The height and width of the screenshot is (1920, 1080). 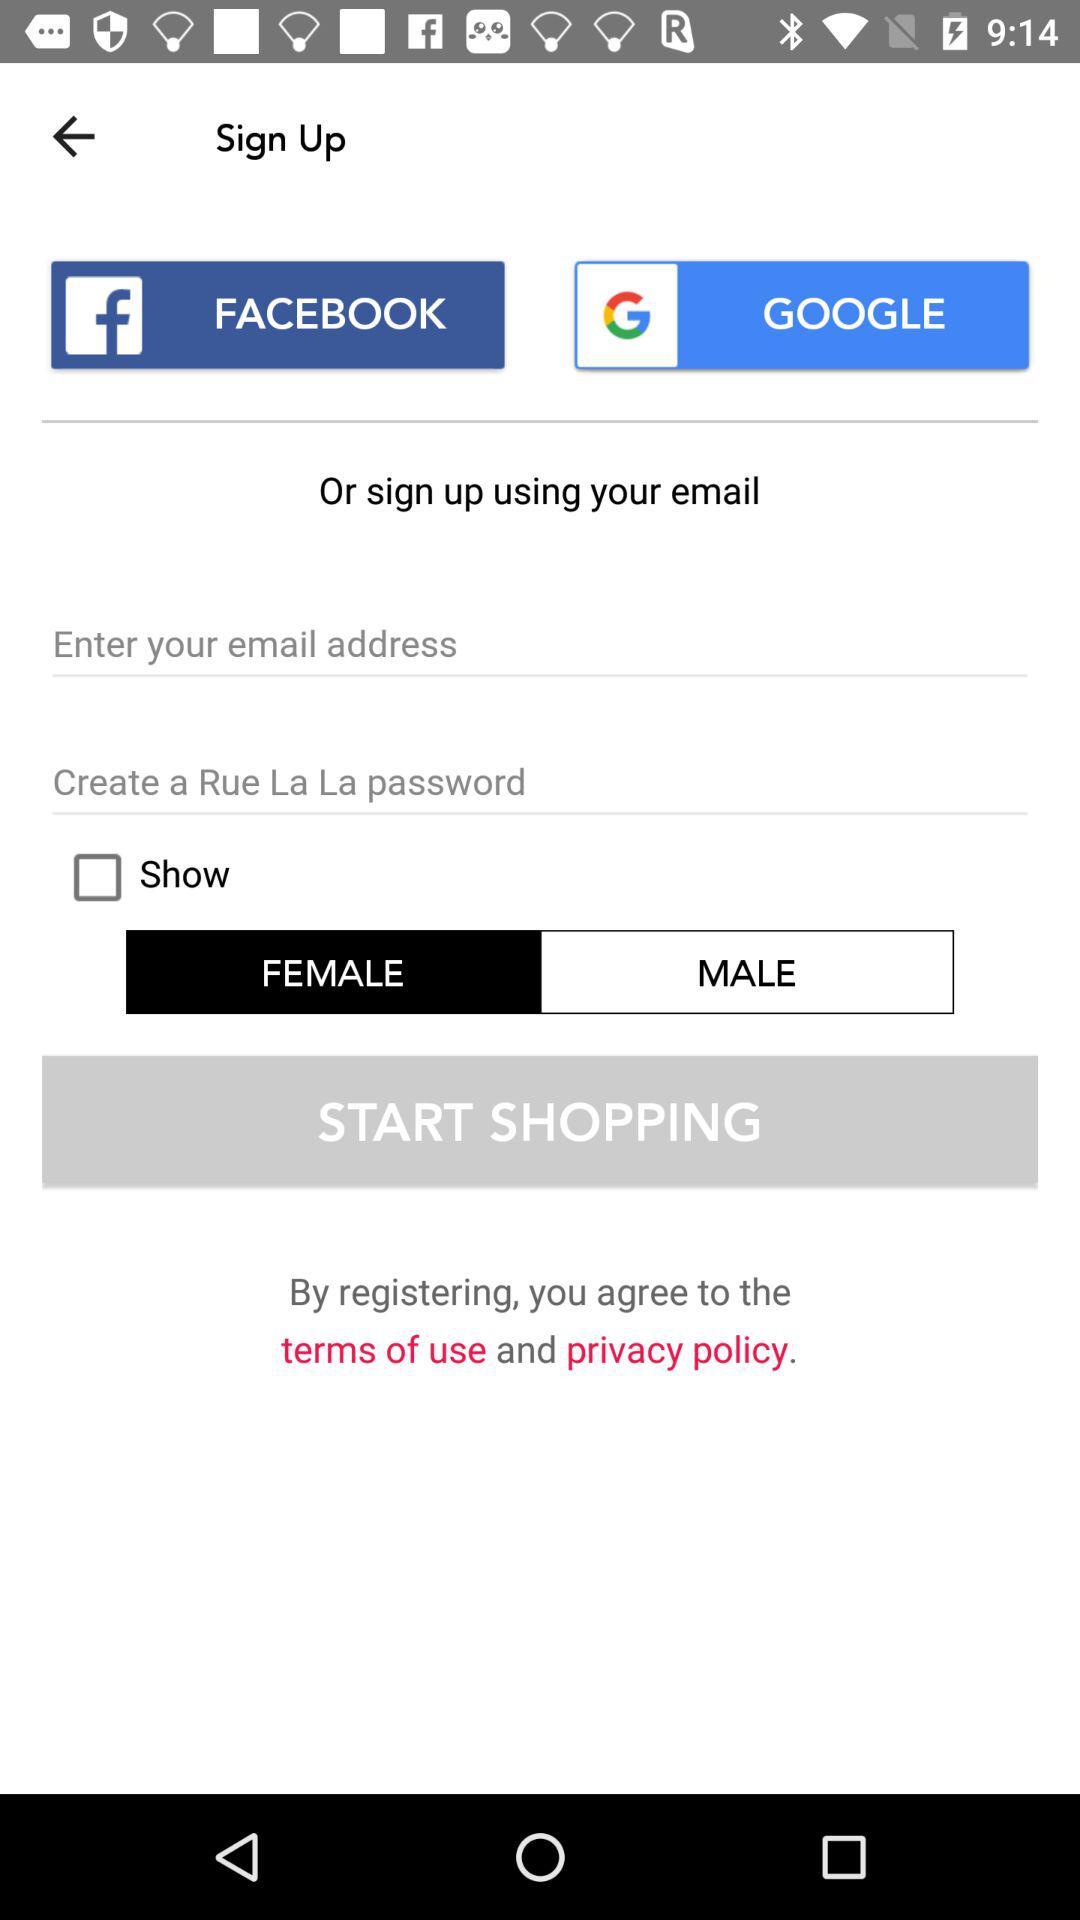 What do you see at coordinates (747, 971) in the screenshot?
I see `the item on the right` at bounding box center [747, 971].